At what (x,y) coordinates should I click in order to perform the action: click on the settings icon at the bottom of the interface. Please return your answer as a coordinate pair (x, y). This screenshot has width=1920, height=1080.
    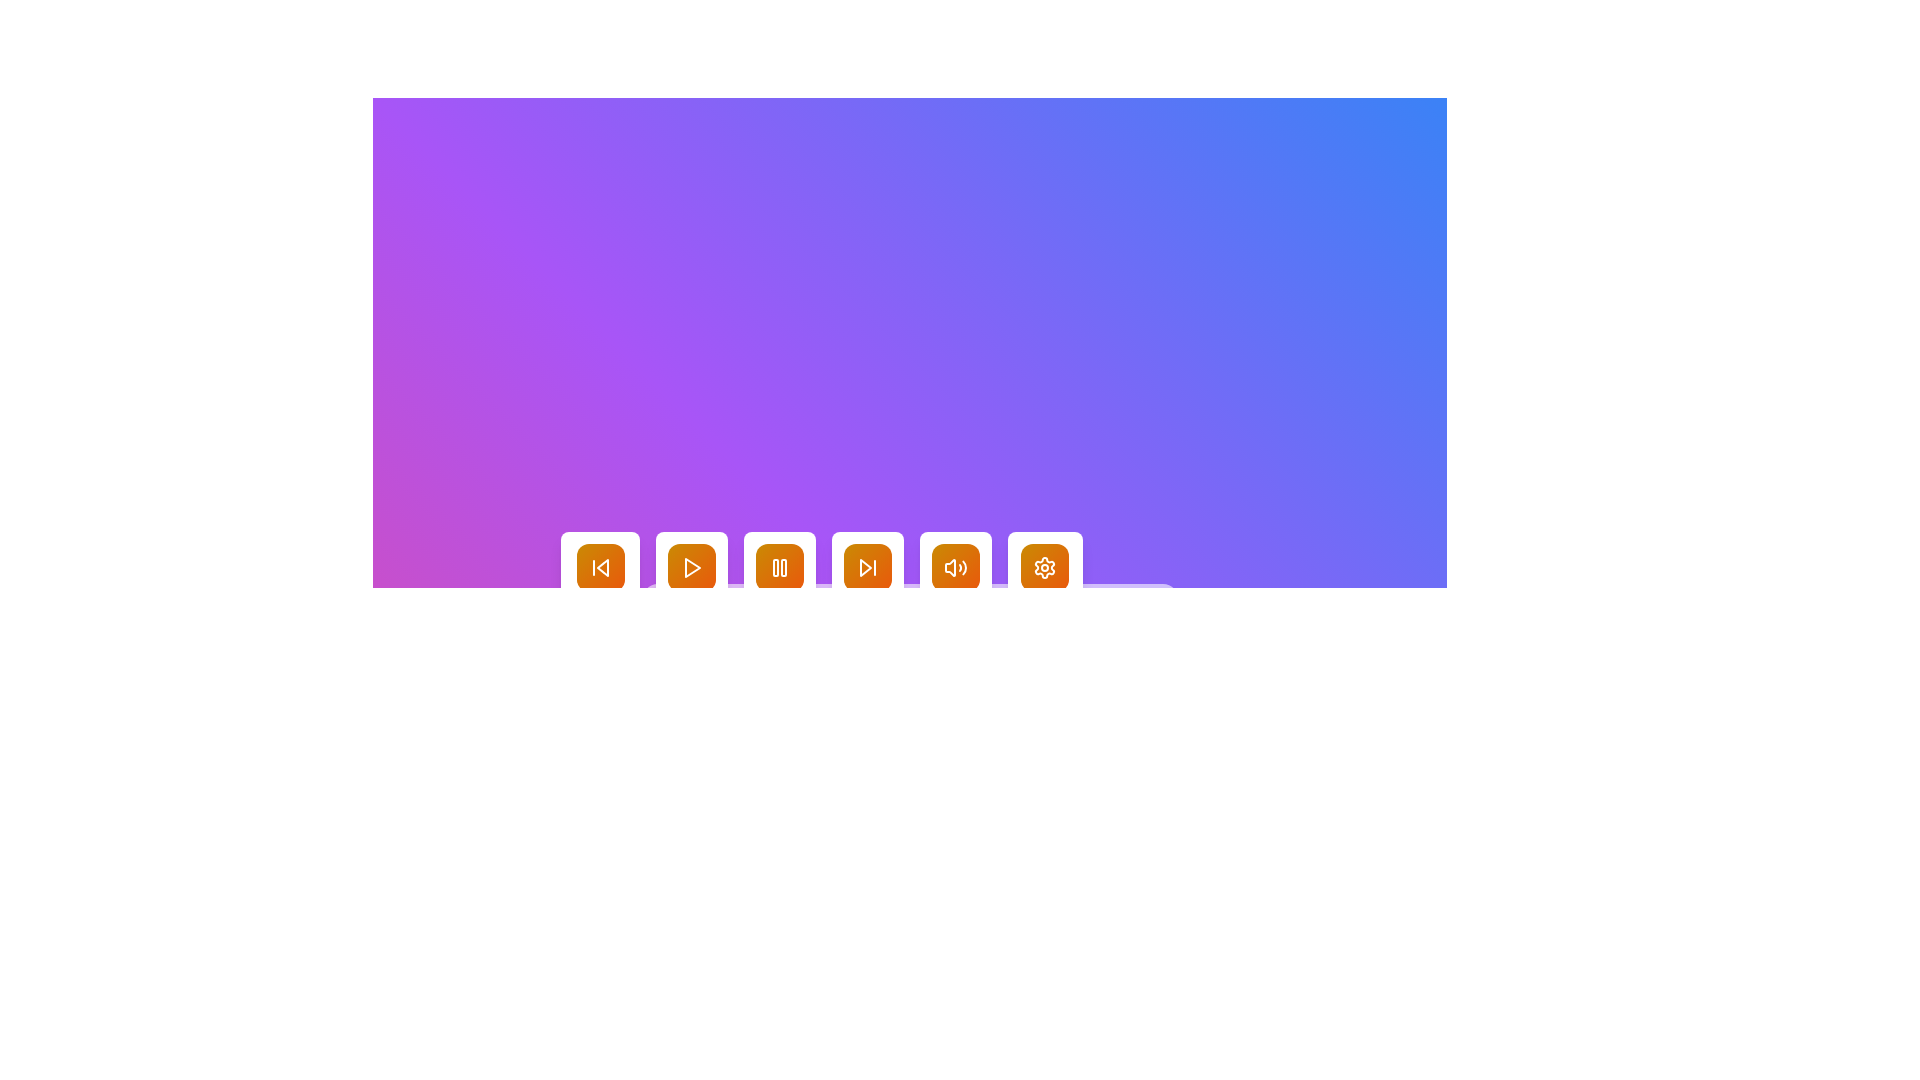
    Looking at the image, I should click on (1044, 567).